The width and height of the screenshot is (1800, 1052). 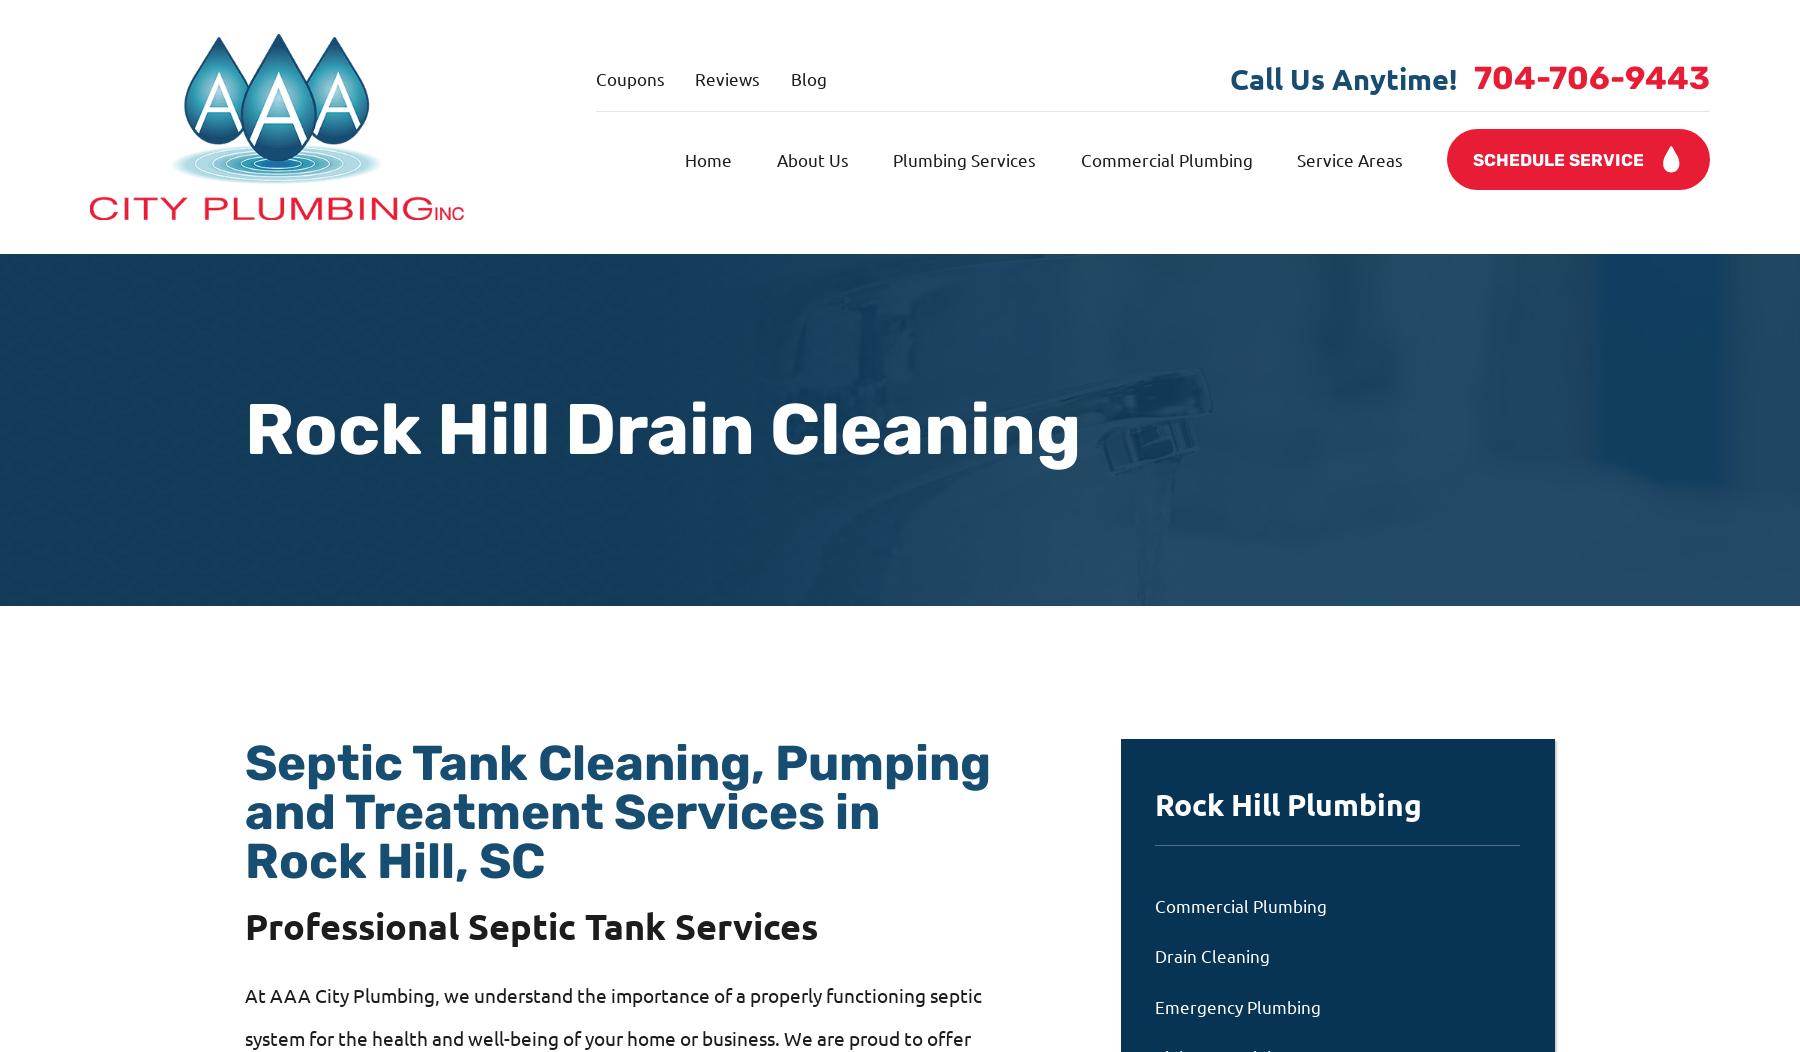 What do you see at coordinates (690, 1029) in the screenshot?
I see `'Please enter your last name.'` at bounding box center [690, 1029].